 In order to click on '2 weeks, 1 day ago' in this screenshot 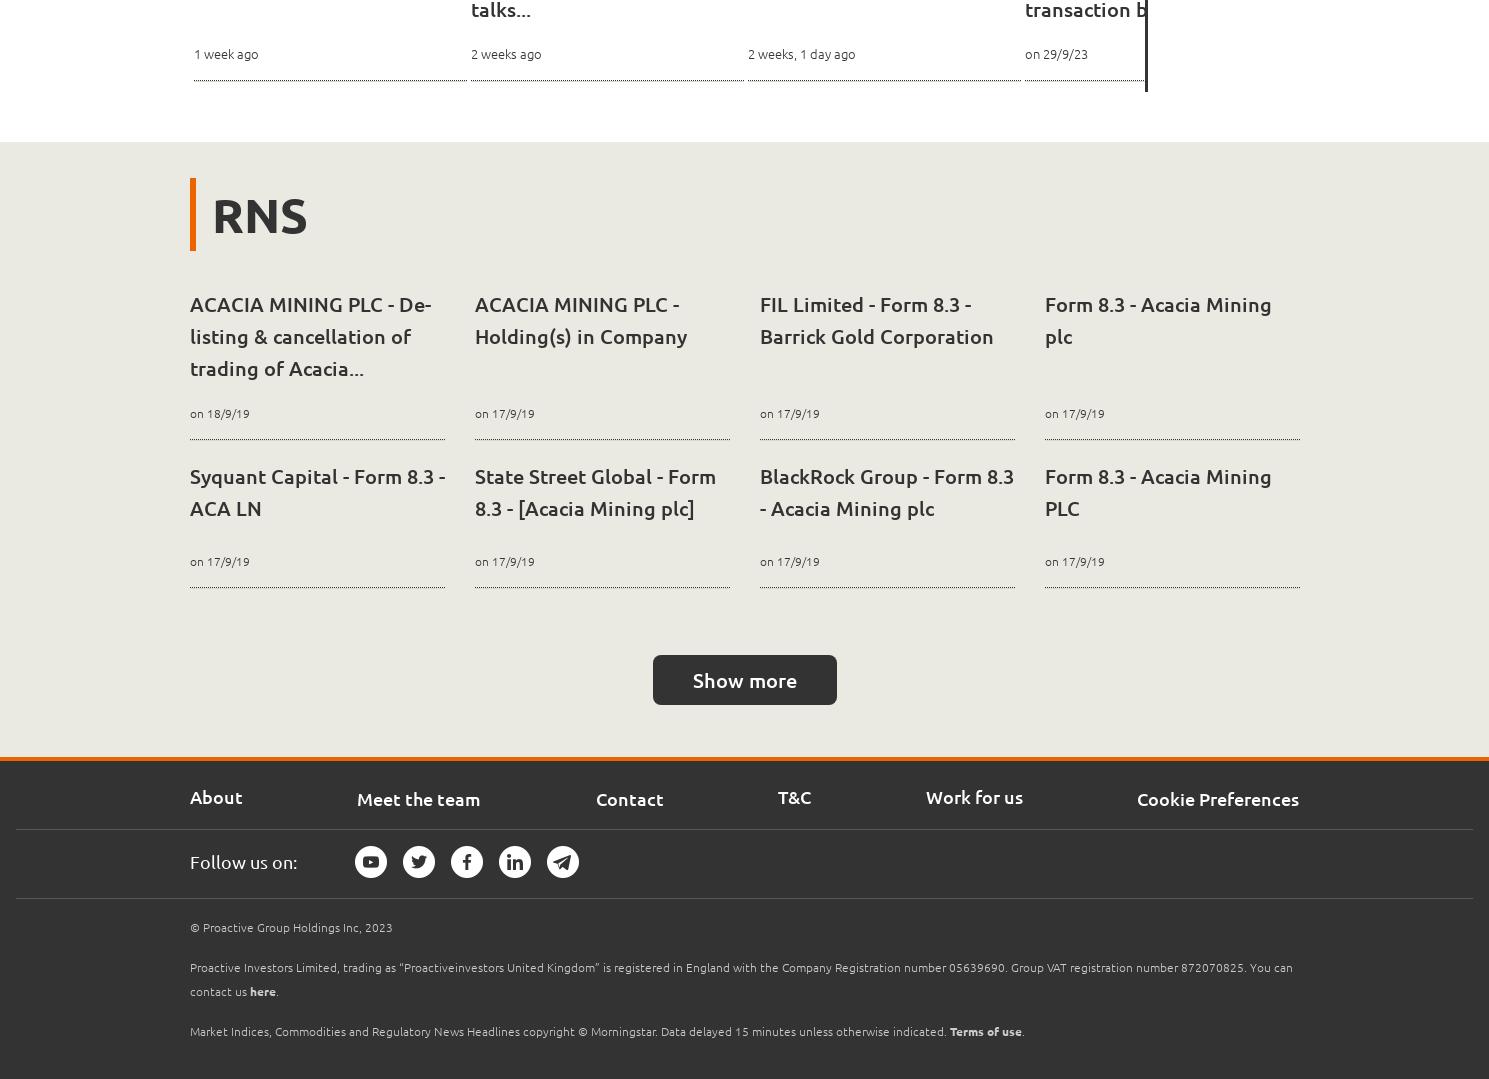, I will do `click(800, 52)`.